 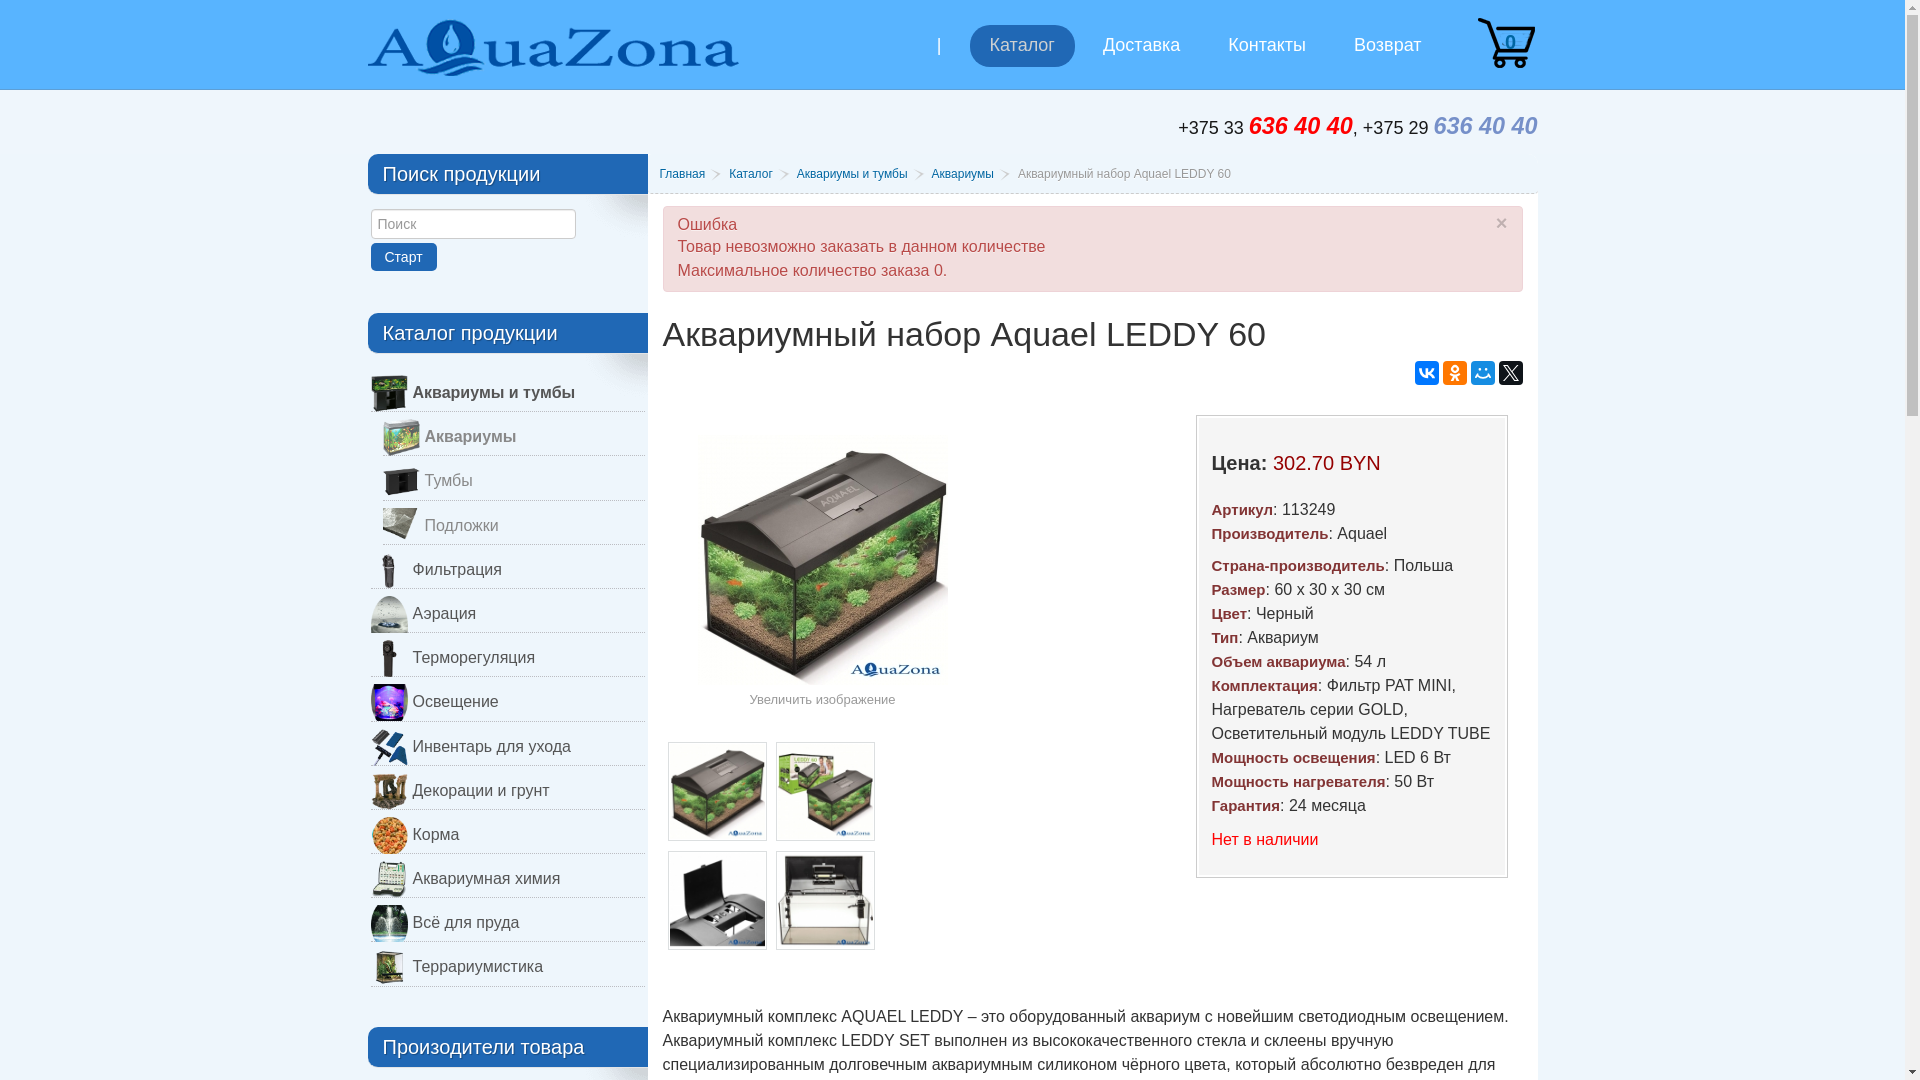 What do you see at coordinates (915, 60) in the screenshot?
I see `'|'` at bounding box center [915, 60].